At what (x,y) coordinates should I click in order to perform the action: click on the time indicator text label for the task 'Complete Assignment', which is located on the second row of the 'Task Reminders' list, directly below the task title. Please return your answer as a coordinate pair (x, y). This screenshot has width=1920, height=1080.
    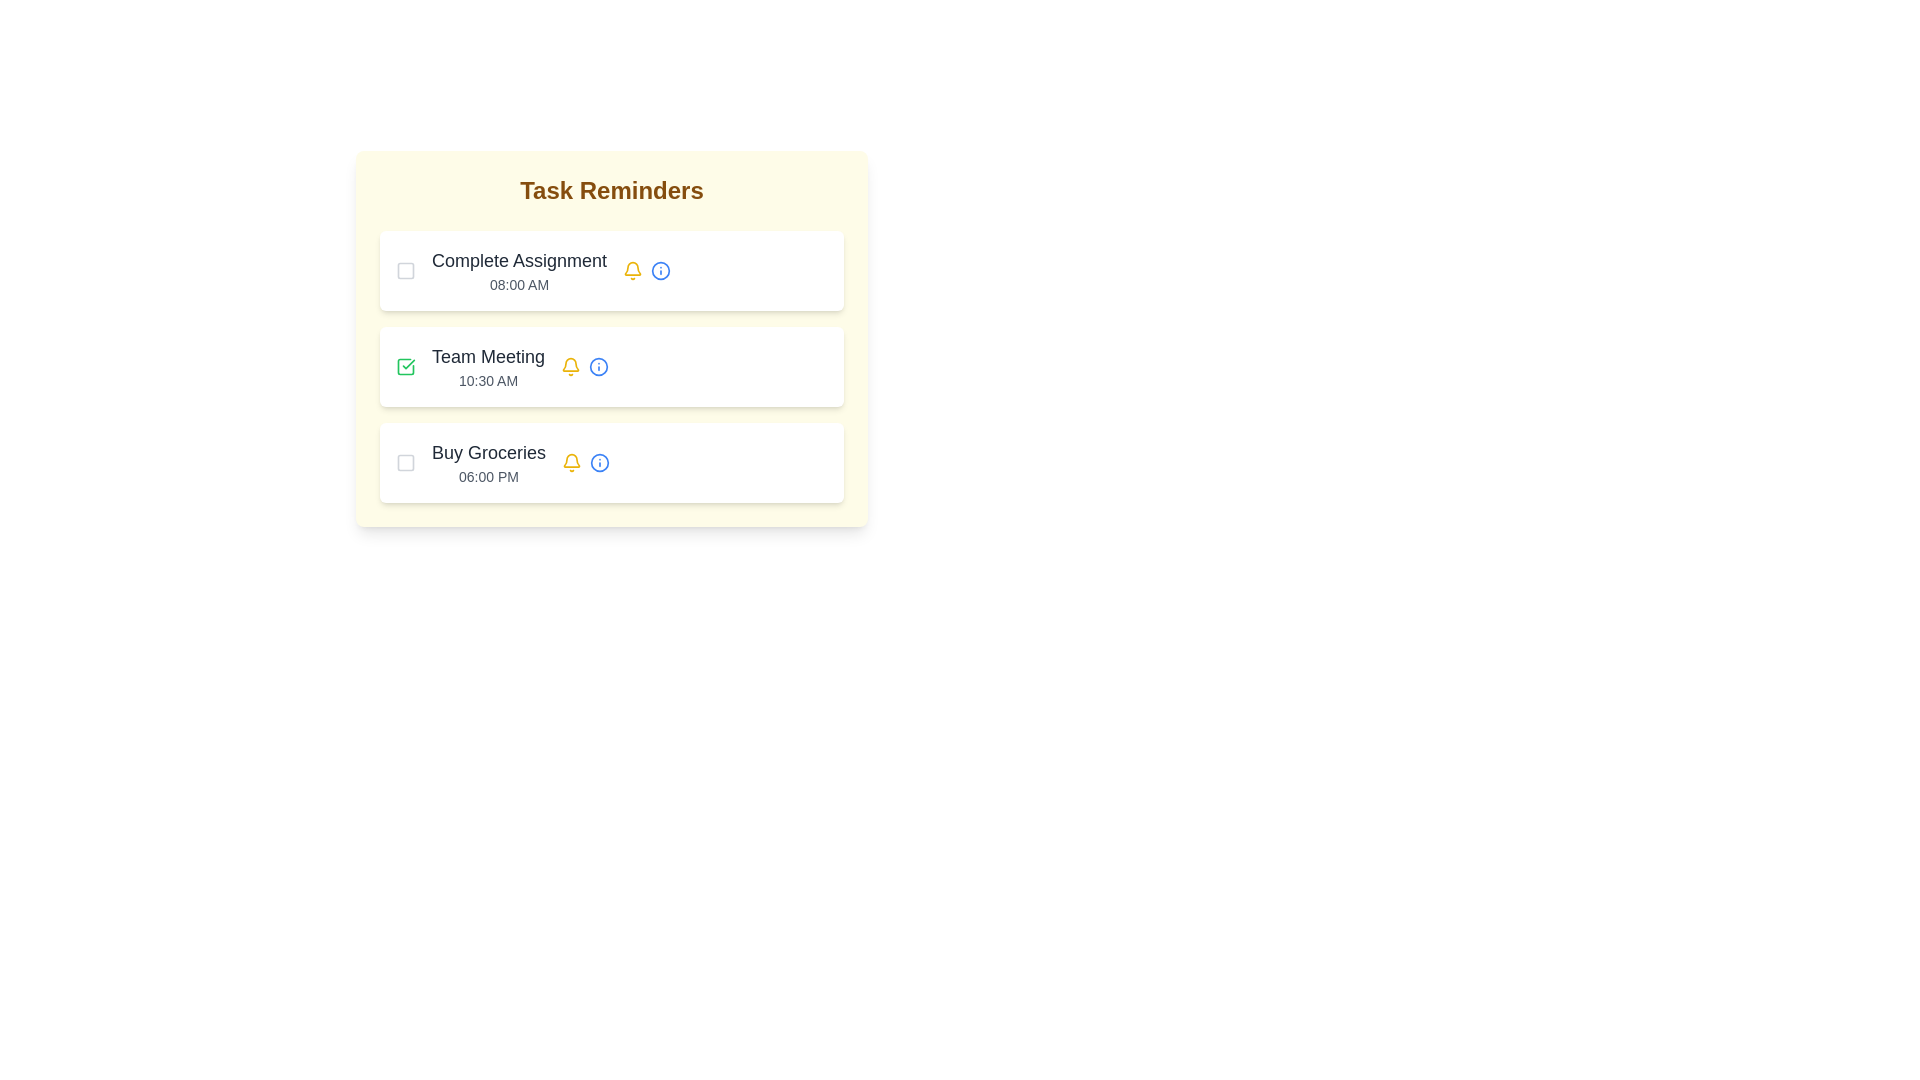
    Looking at the image, I should click on (519, 285).